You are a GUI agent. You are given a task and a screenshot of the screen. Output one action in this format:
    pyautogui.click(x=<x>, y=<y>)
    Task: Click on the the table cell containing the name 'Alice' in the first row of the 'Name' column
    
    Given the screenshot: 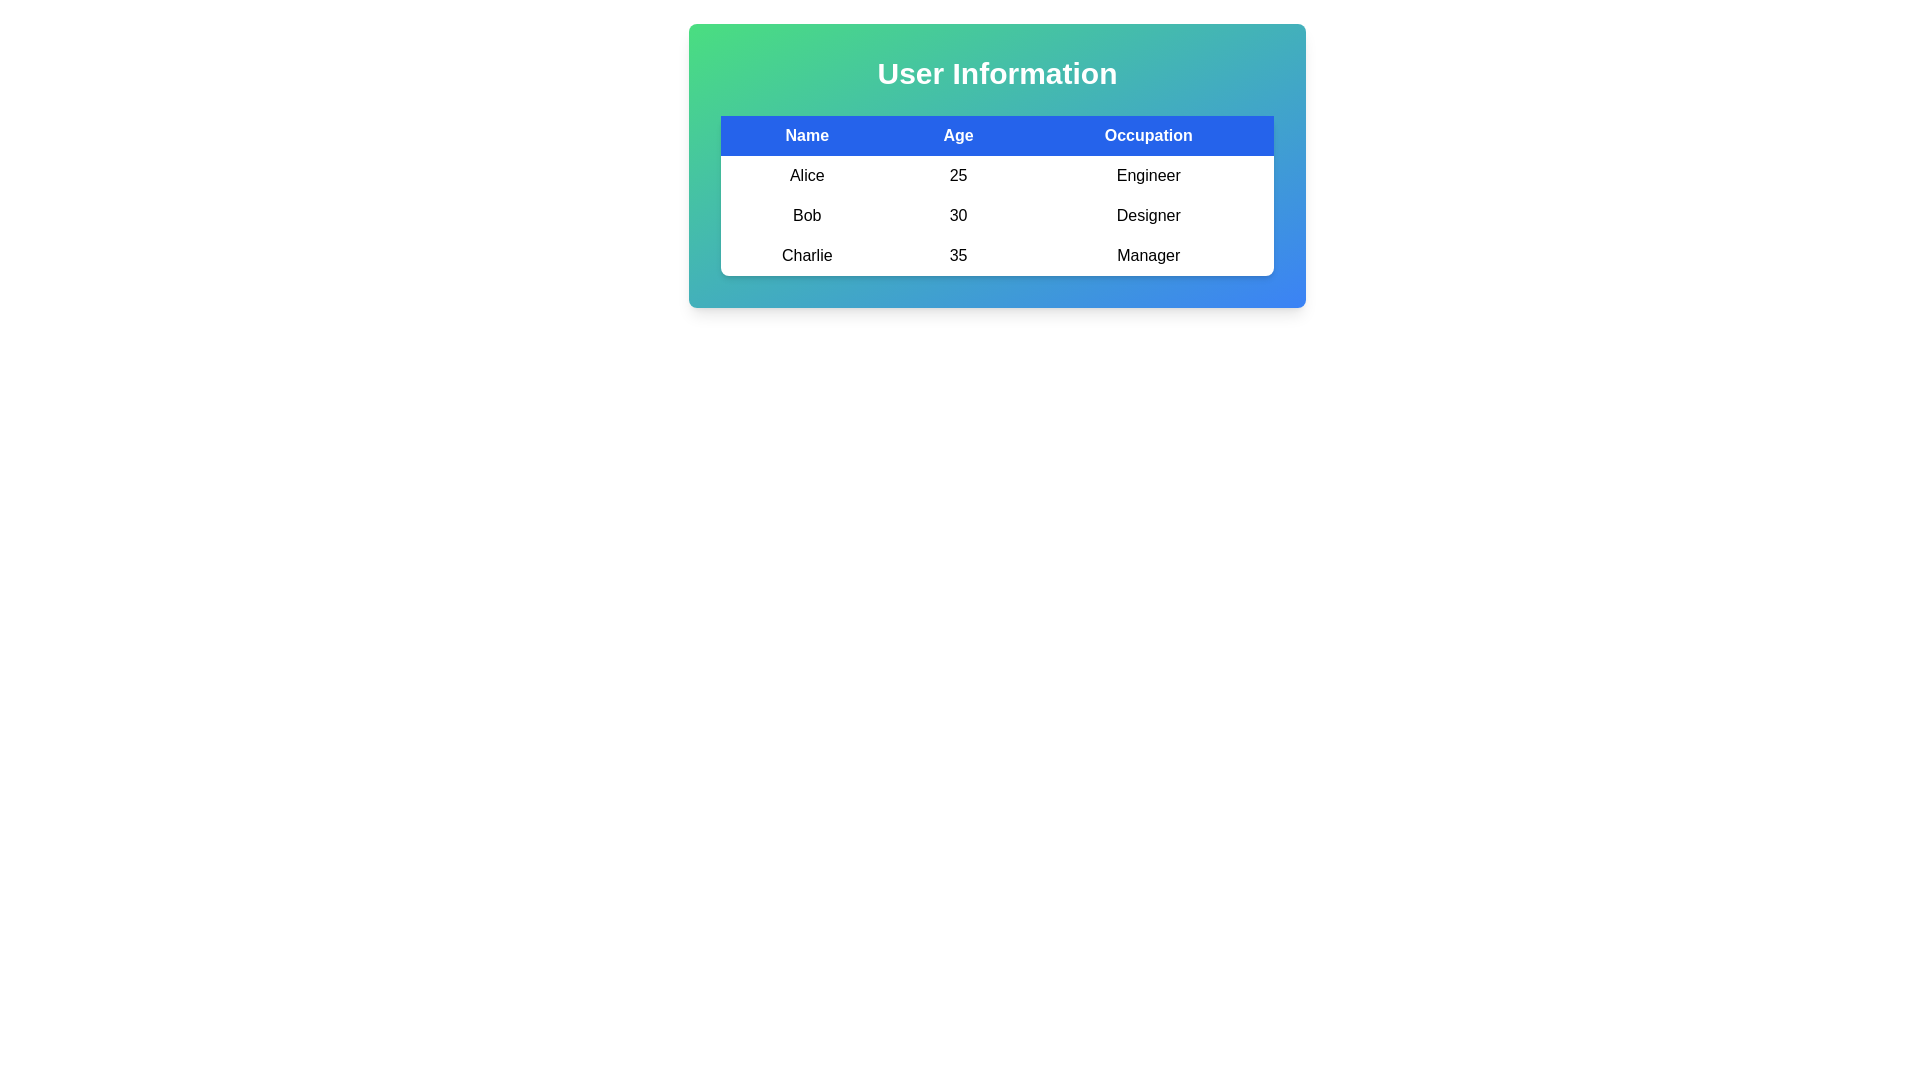 What is the action you would take?
    pyautogui.click(x=807, y=175)
    